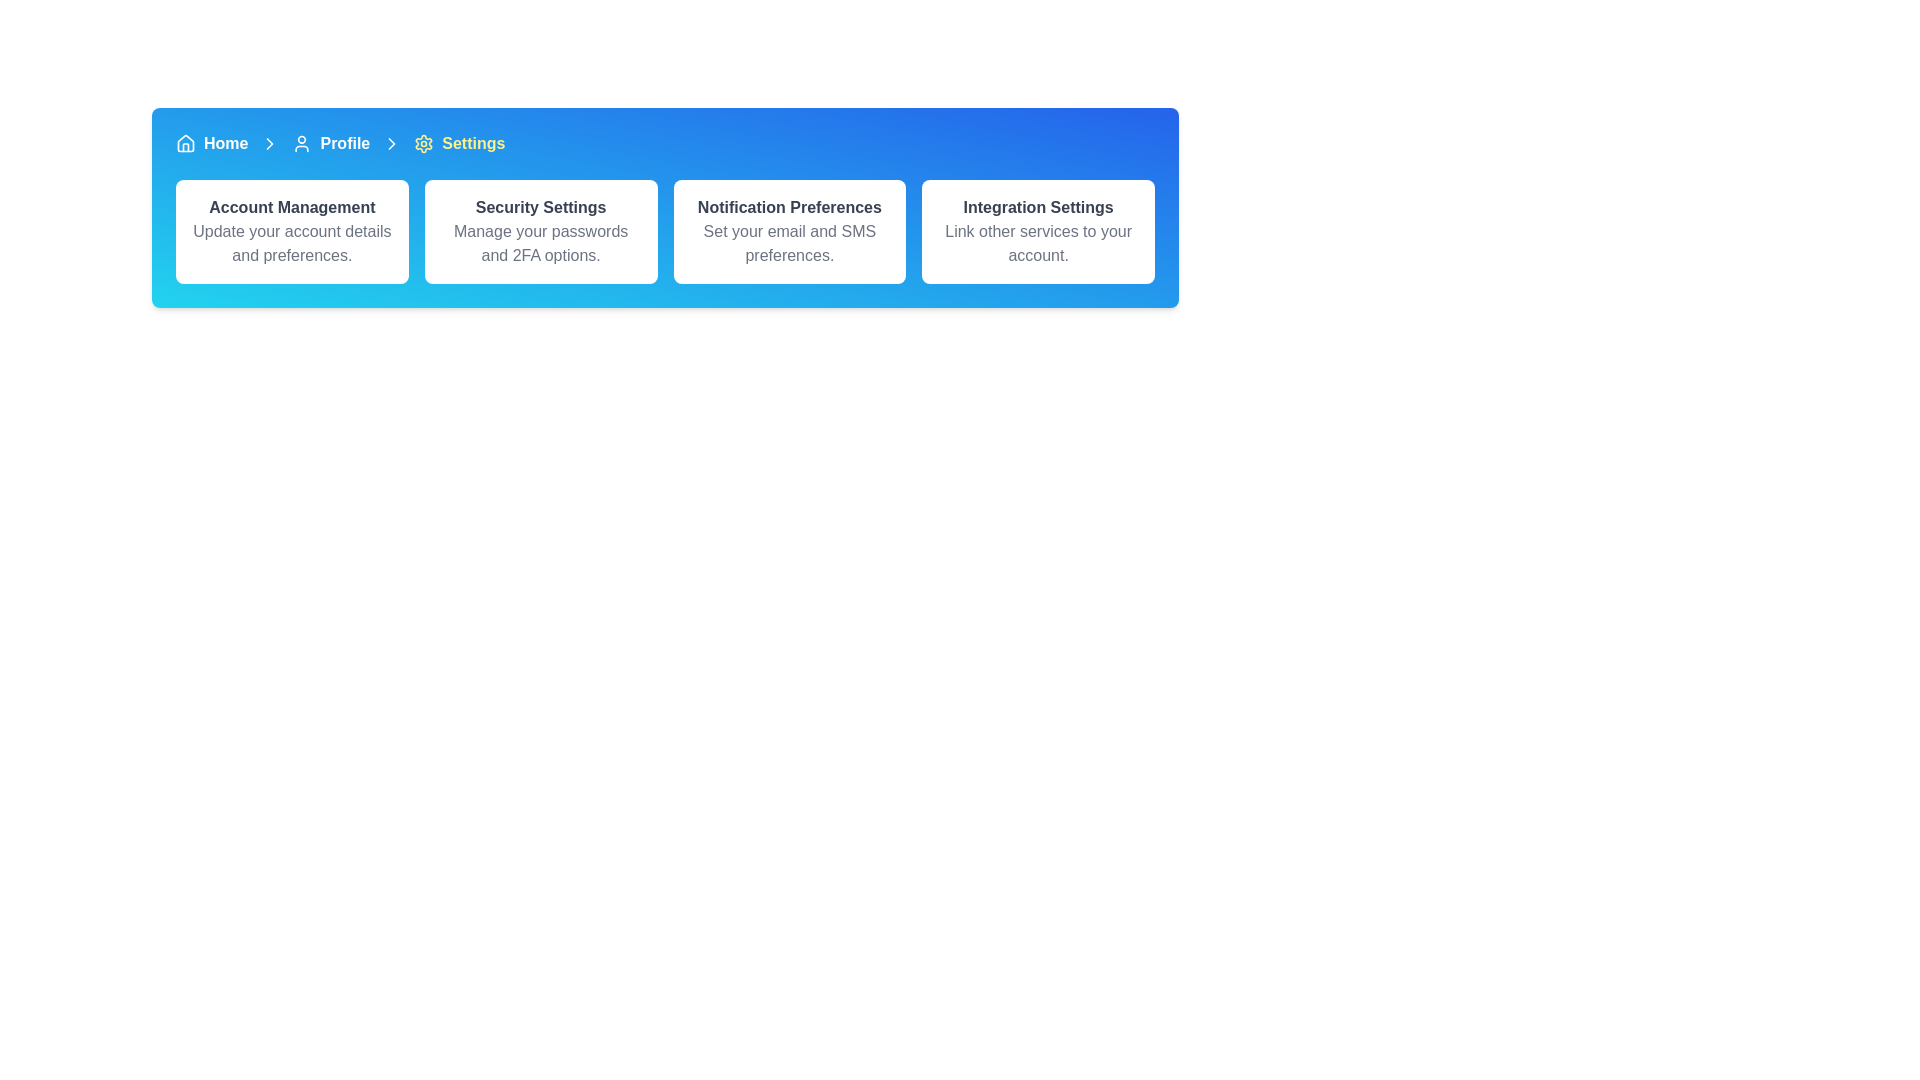 The image size is (1920, 1080). Describe the element at coordinates (1038, 242) in the screenshot. I see `text label that says 'Link other services to your account.' located within the 'Integration Settings' box, which is the second text section under the header of that box` at that location.